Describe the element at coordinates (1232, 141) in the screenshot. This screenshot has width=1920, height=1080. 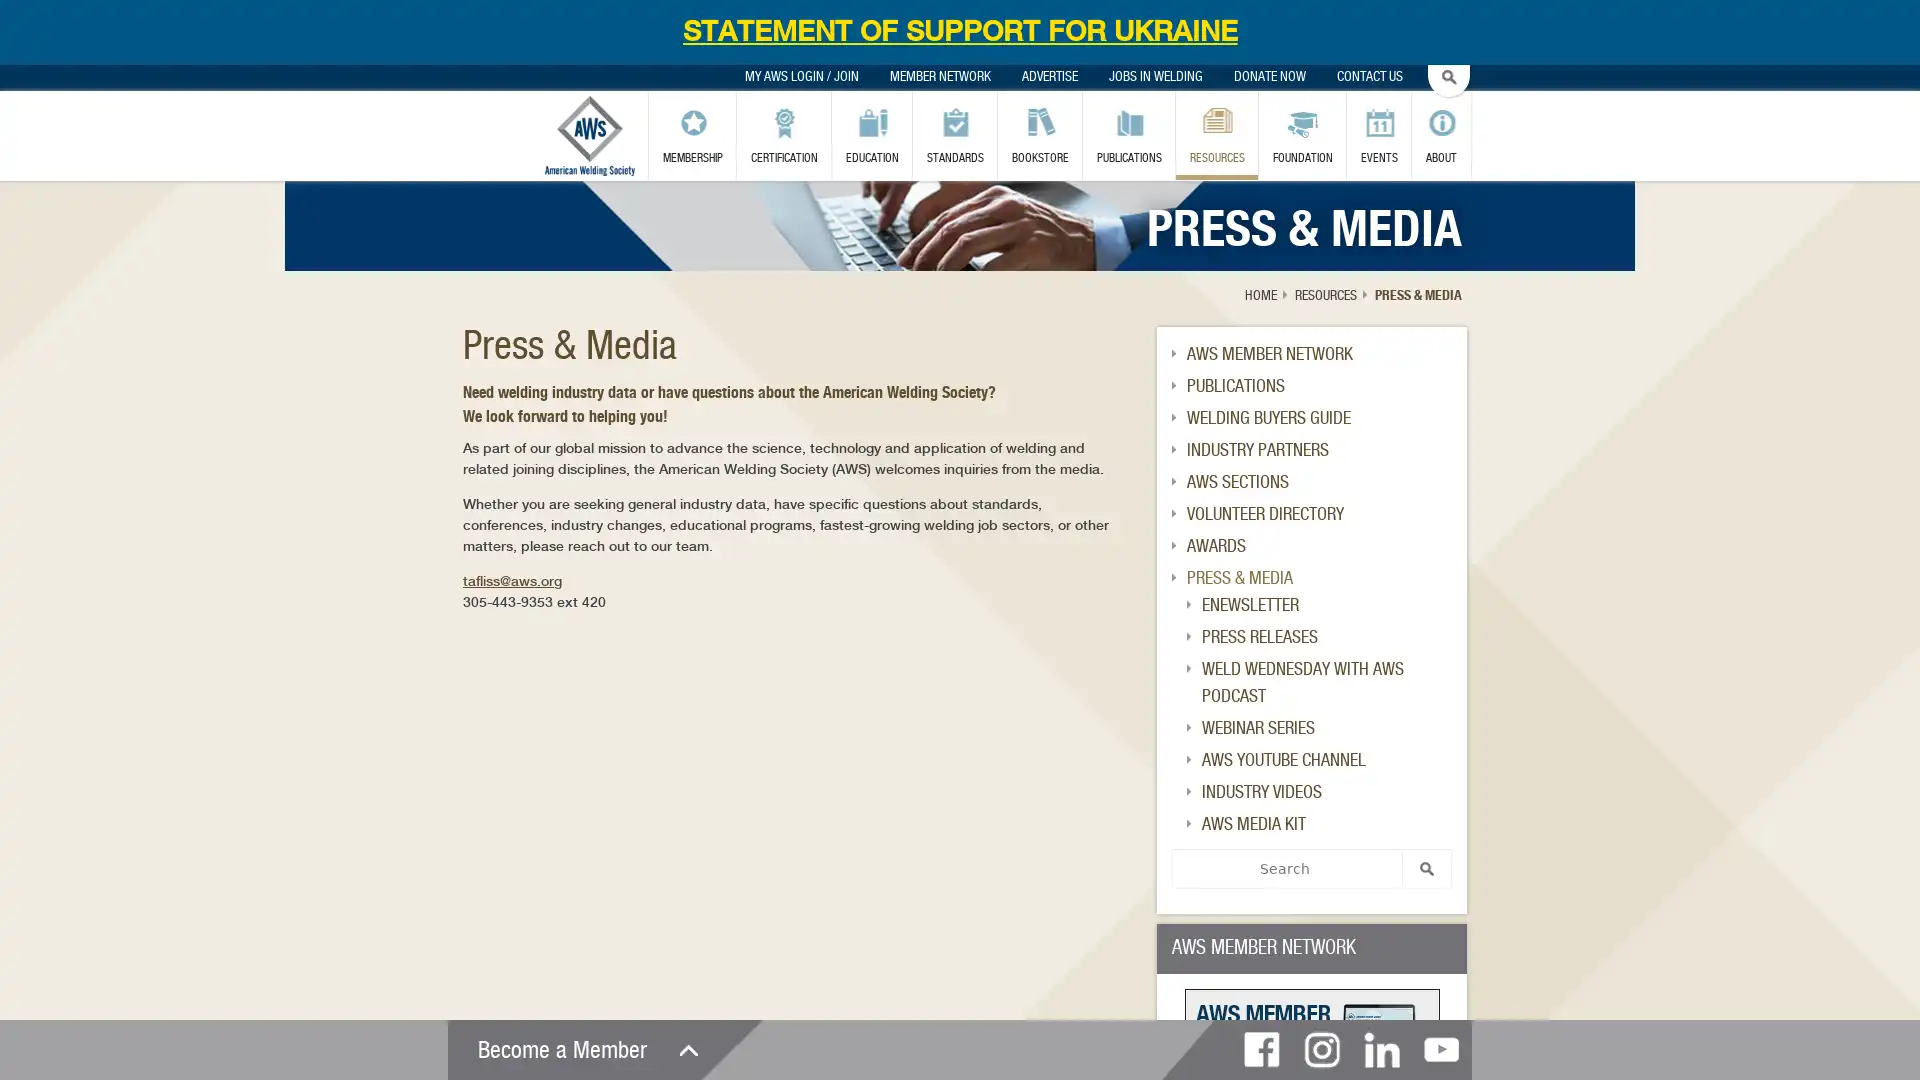
I see `Accept` at that location.